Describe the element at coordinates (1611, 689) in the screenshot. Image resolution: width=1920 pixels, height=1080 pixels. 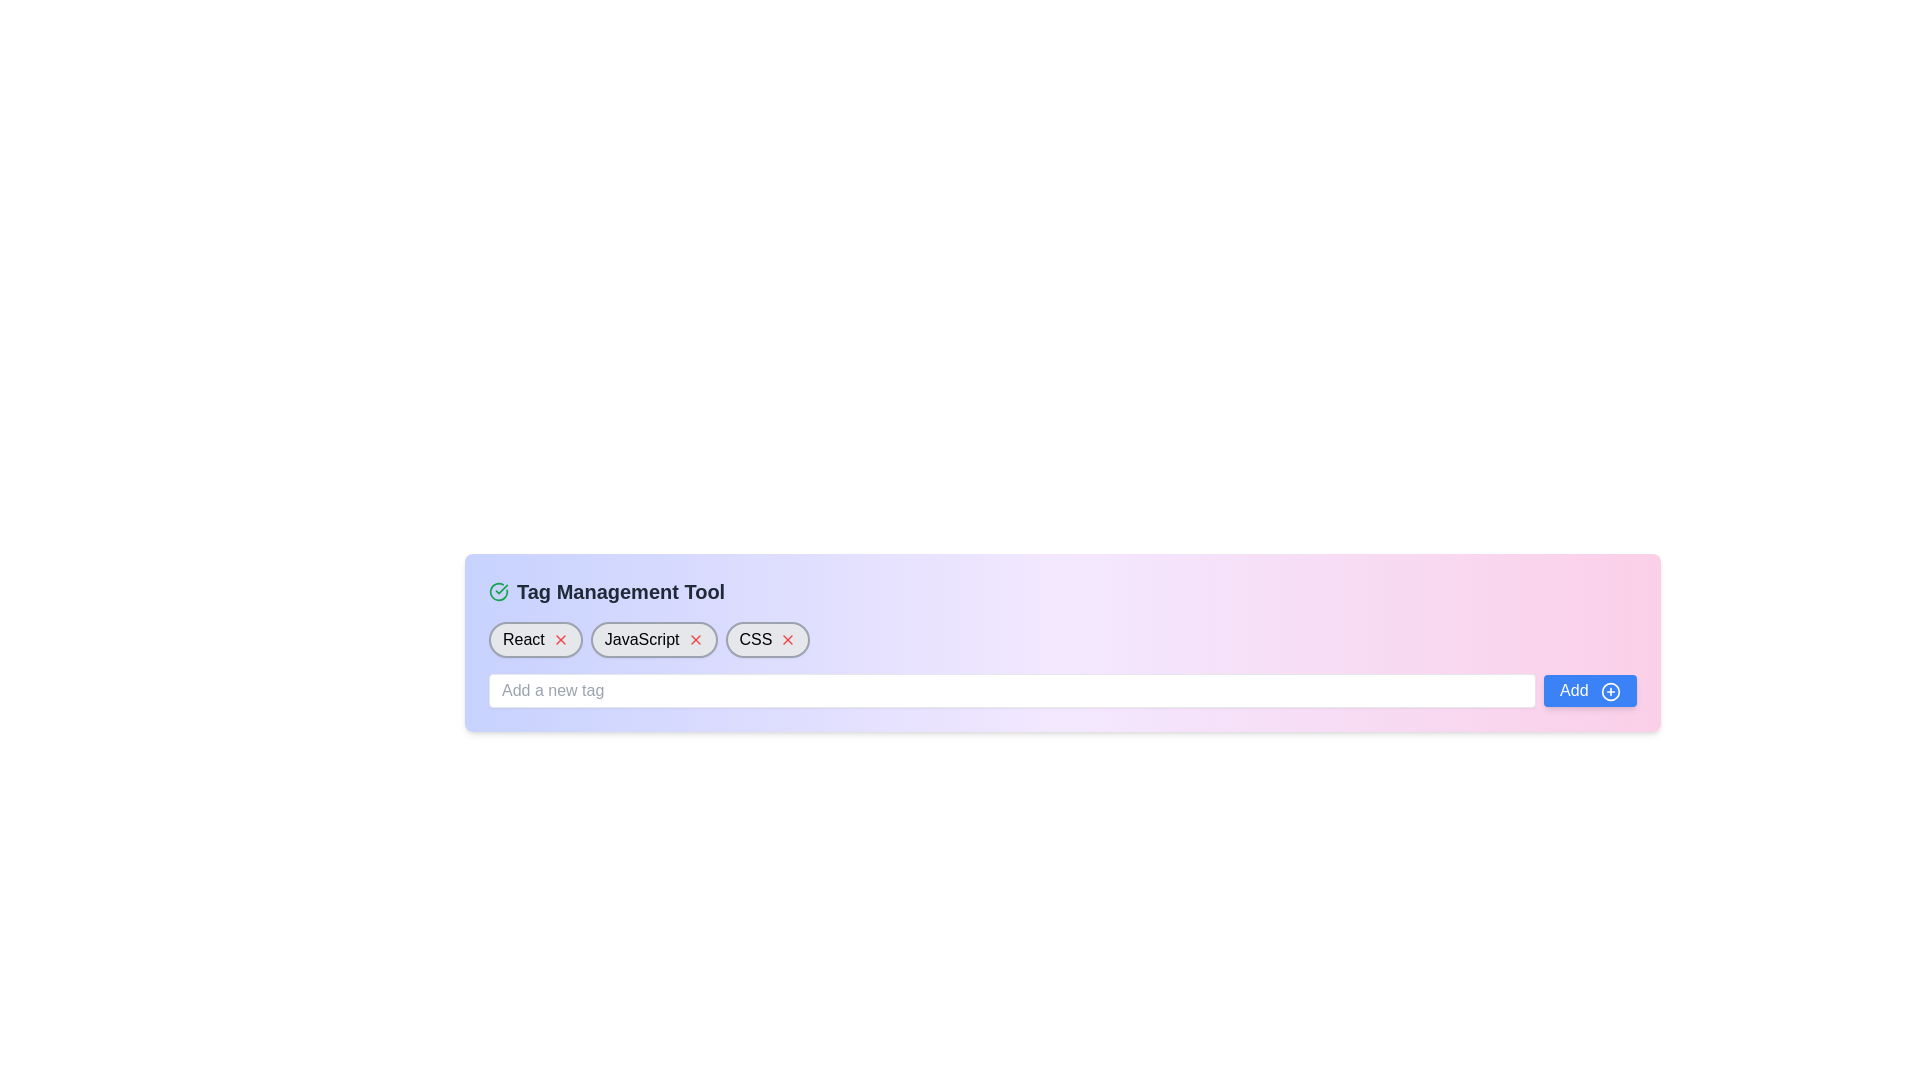
I see `the small circular icon button with a blue background and a plus sign, located immediately to the right of the 'Add' button` at that location.